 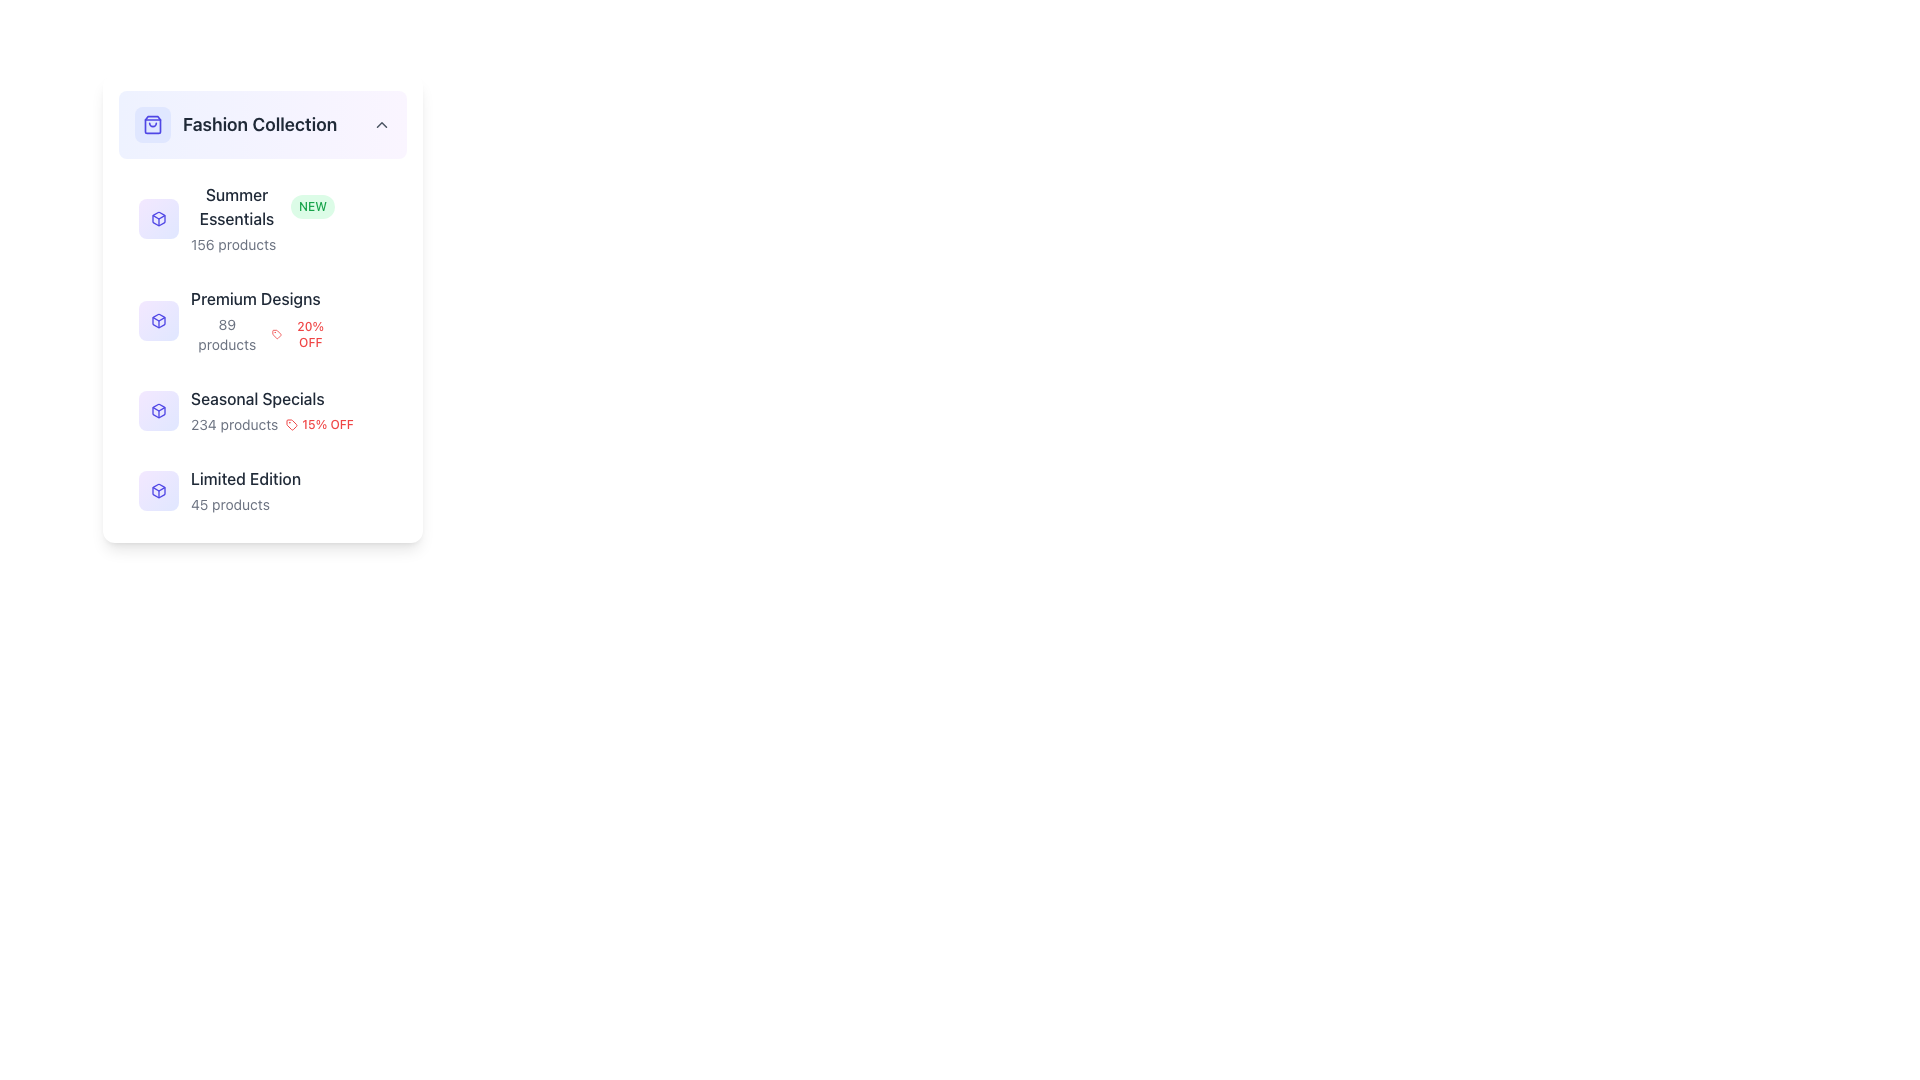 What do you see at coordinates (157, 319) in the screenshot?
I see `the square-shaped icon with rounded corners and a gradient background` at bounding box center [157, 319].